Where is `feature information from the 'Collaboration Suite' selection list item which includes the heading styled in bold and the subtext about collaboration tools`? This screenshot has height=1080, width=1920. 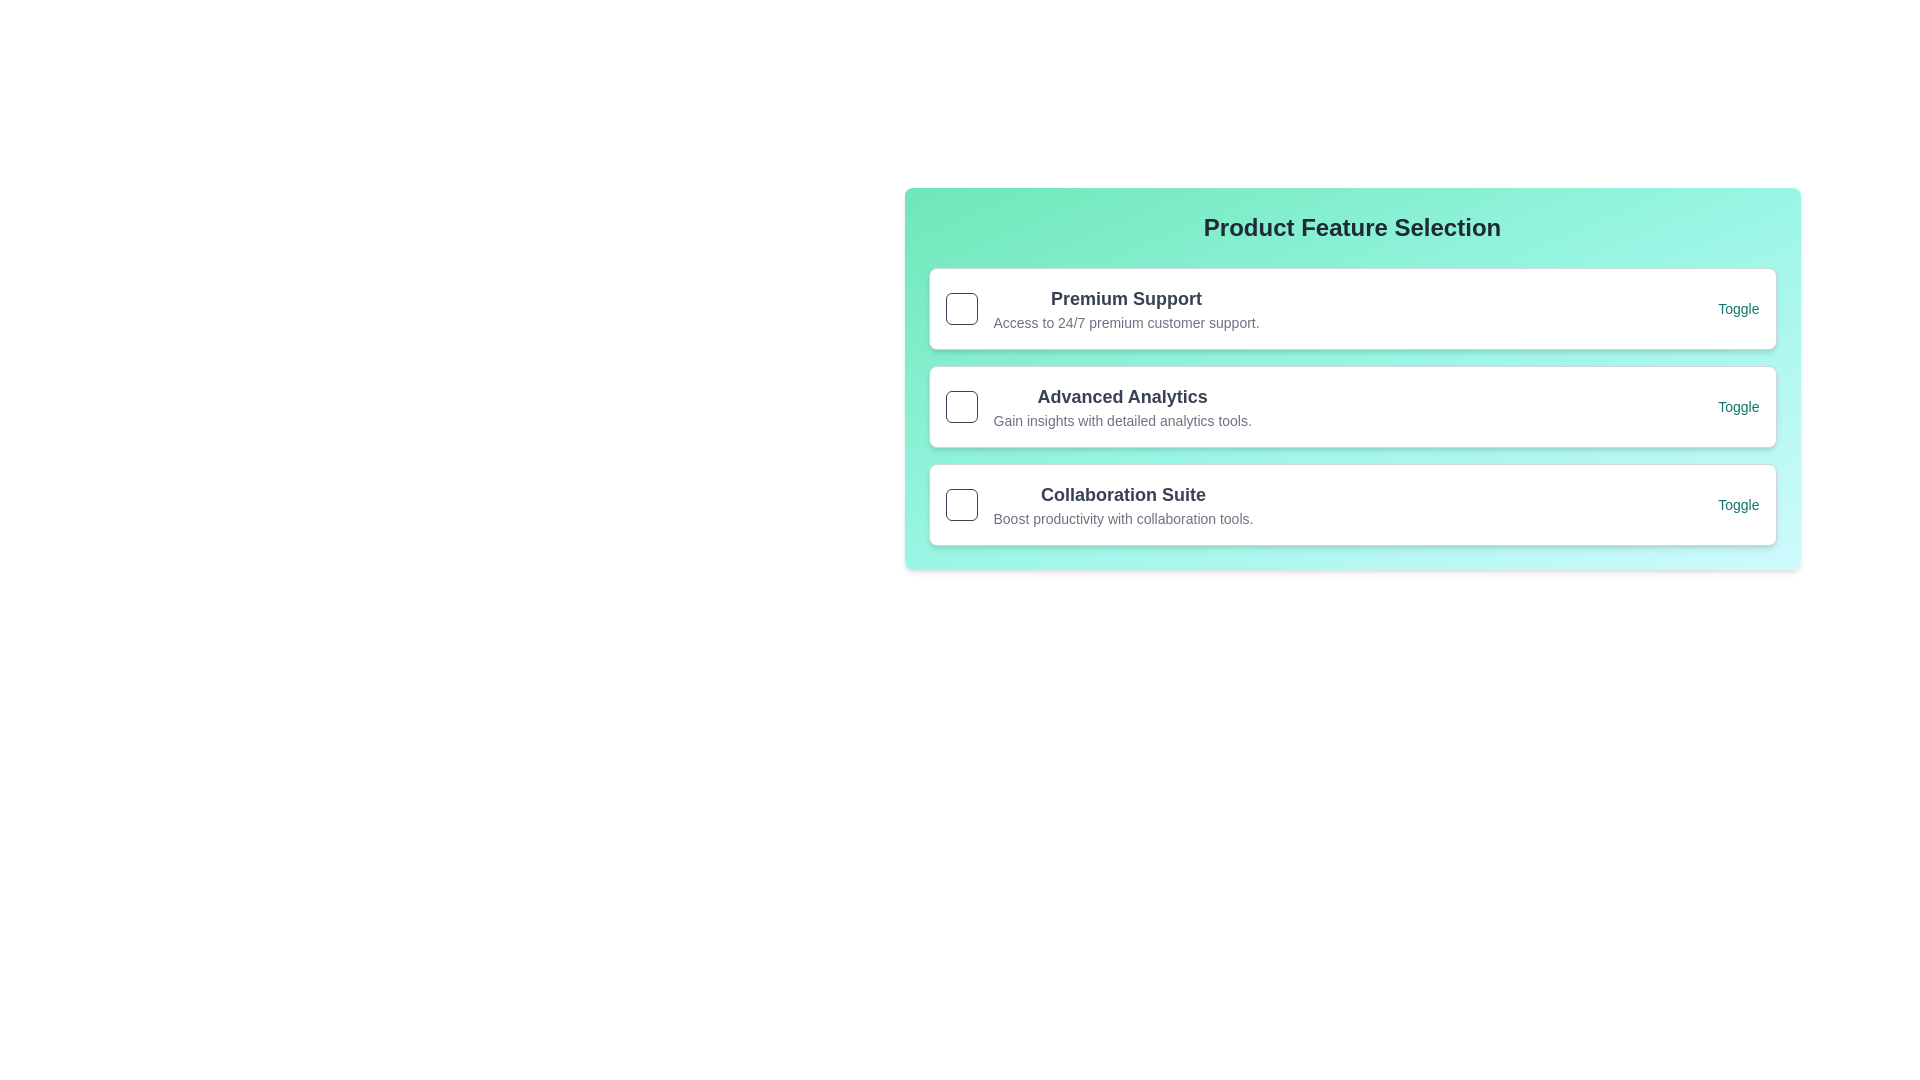
feature information from the 'Collaboration Suite' selection list item which includes the heading styled in bold and the subtext about collaboration tools is located at coordinates (1098, 504).